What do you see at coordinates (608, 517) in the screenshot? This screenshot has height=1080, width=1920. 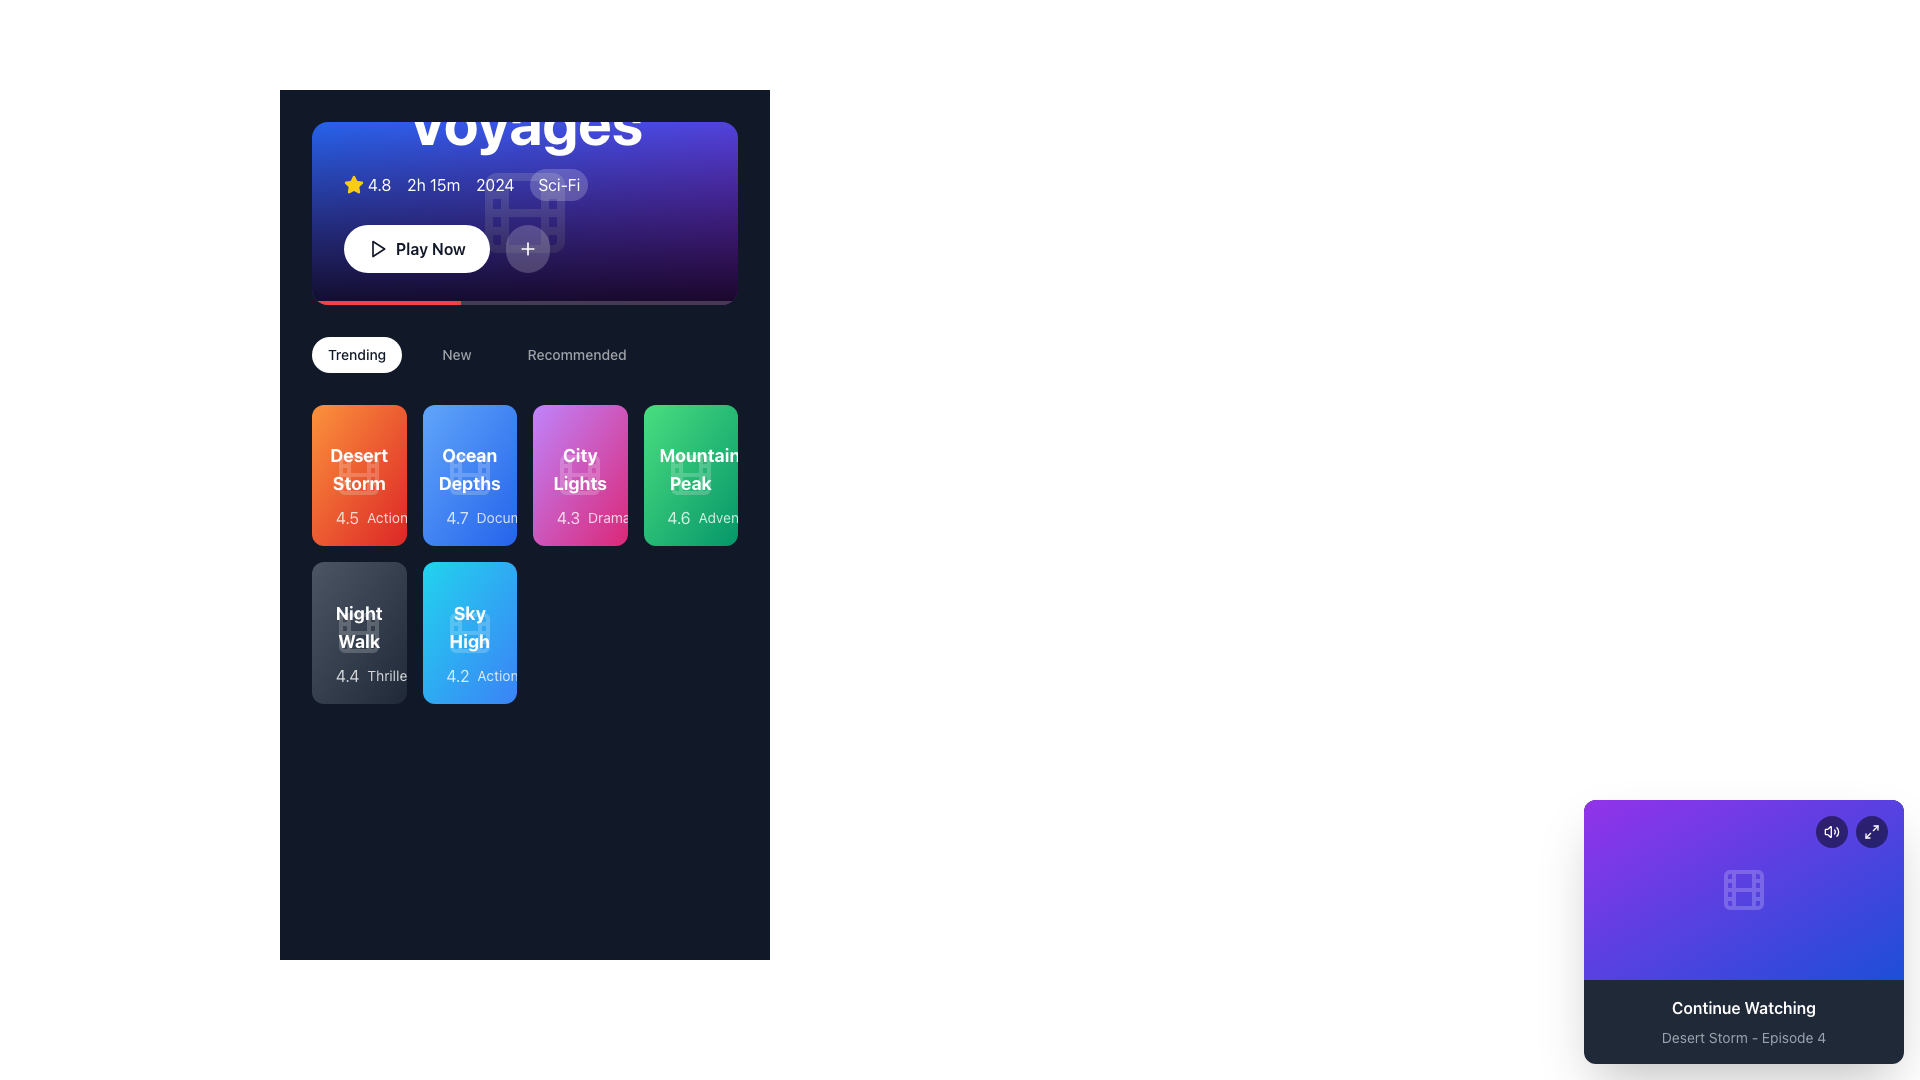 I see `text content of the static label displaying the genre 'Drama' for the movie 'City Lights', located in the bottom-right portion of the movie card` at bounding box center [608, 517].